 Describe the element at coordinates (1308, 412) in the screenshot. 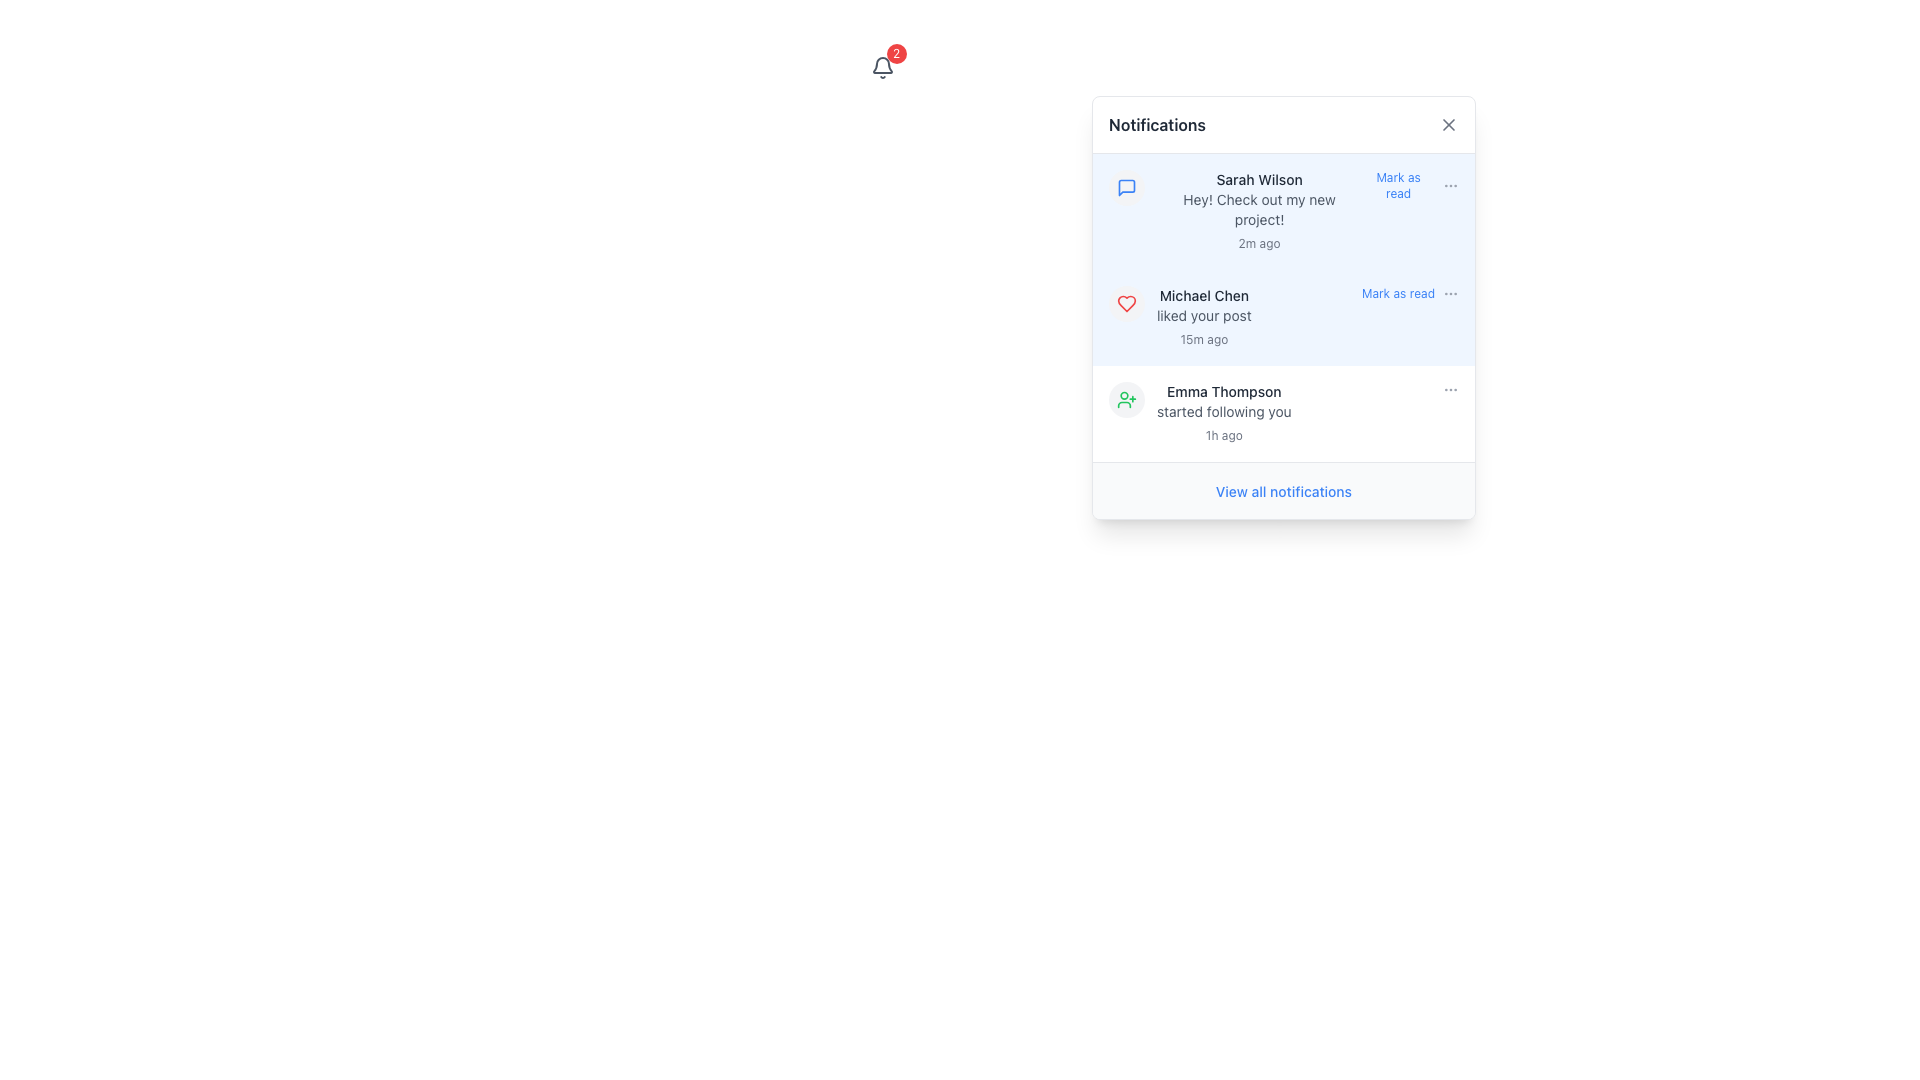

I see `the third notification entry that displays 'Emma Thompson started following you 1h ago'` at that location.